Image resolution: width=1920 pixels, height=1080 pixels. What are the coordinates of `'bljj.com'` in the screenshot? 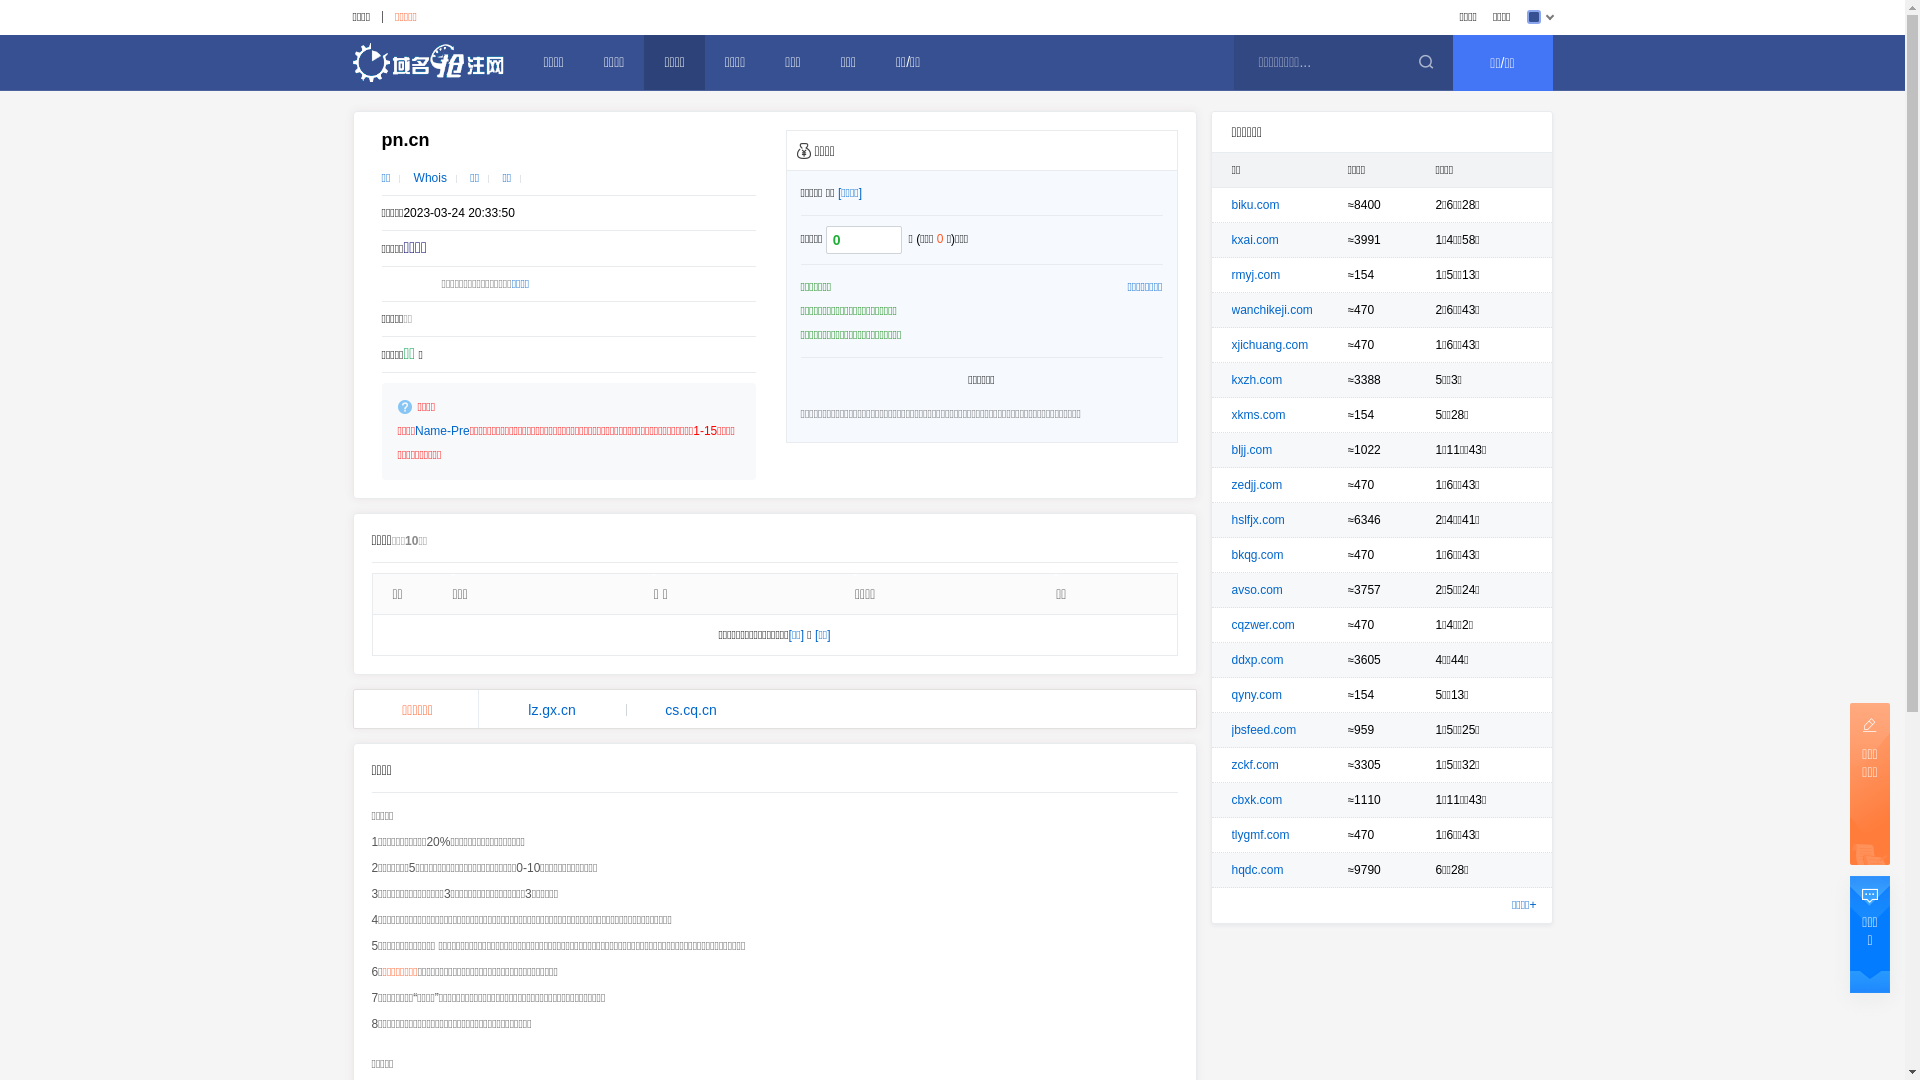 It's located at (1251, 450).